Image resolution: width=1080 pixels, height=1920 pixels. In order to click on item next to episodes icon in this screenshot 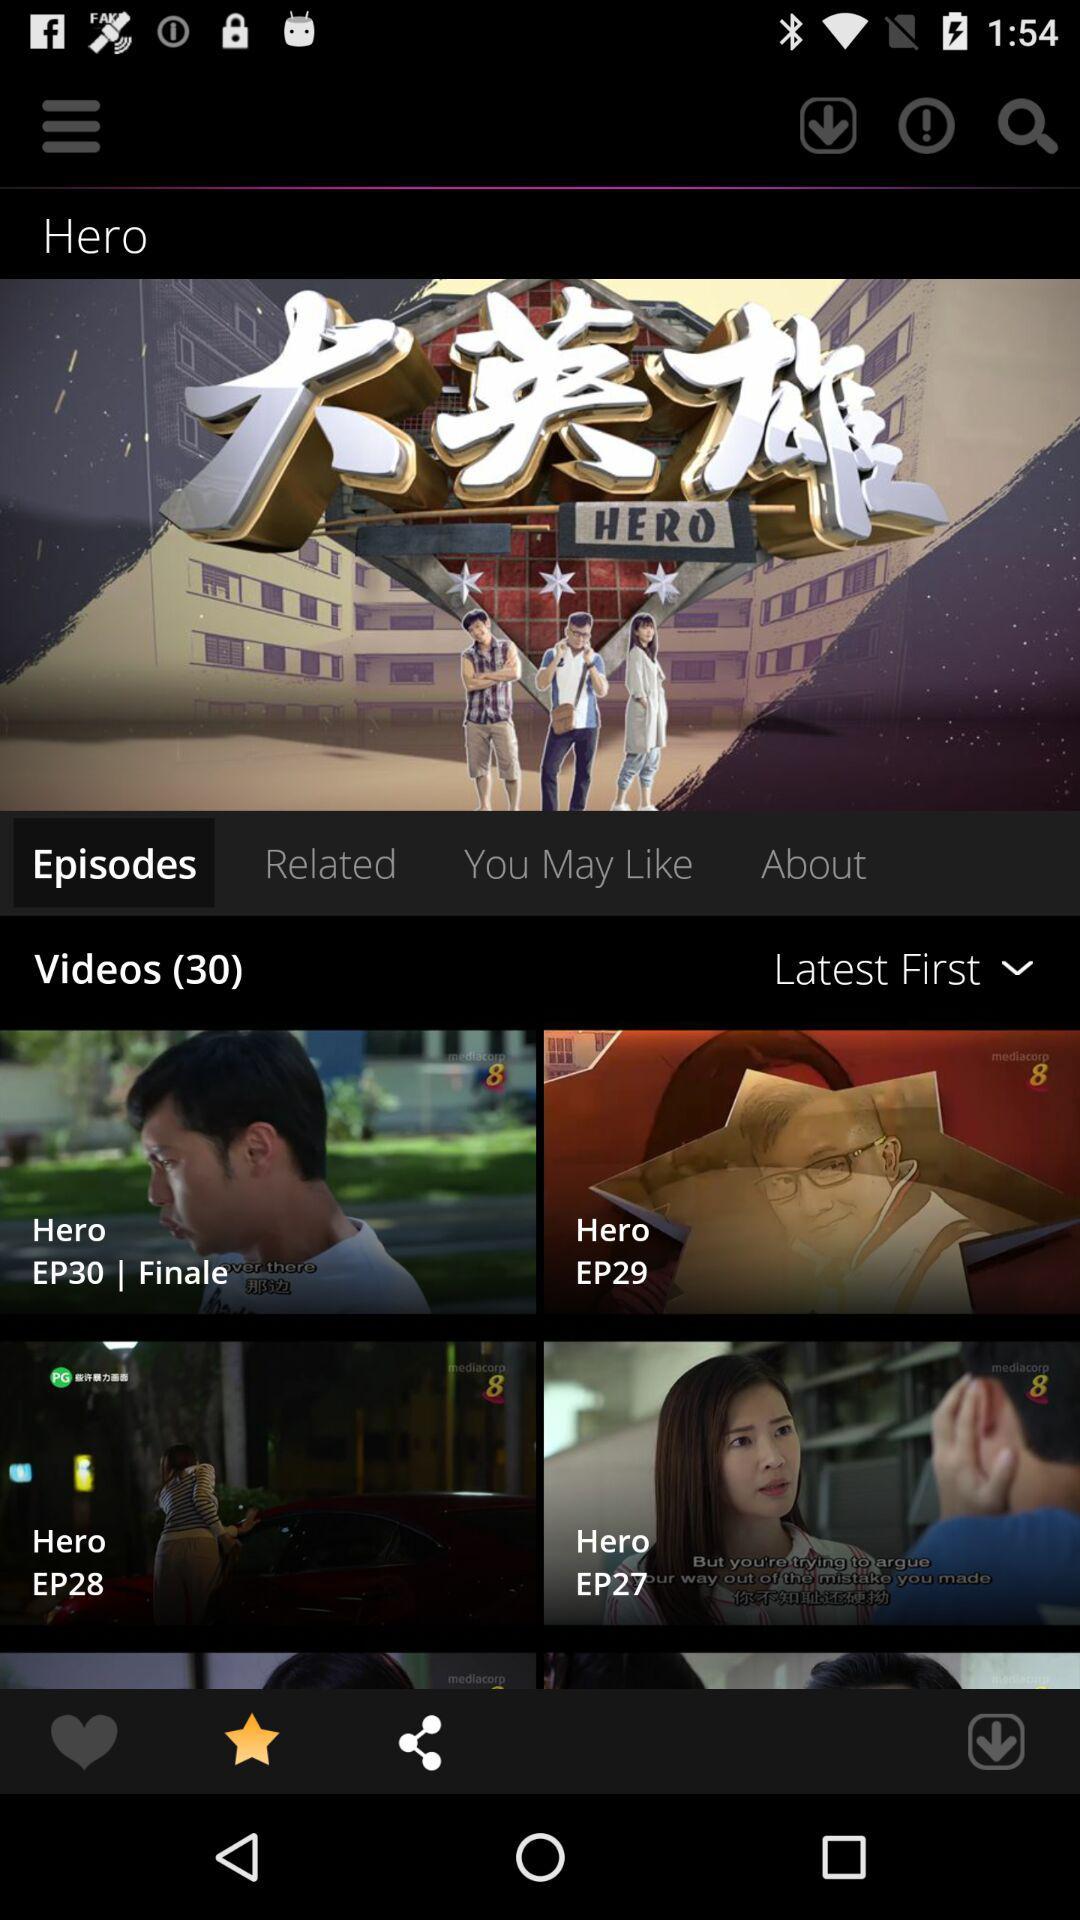, I will do `click(329, 862)`.